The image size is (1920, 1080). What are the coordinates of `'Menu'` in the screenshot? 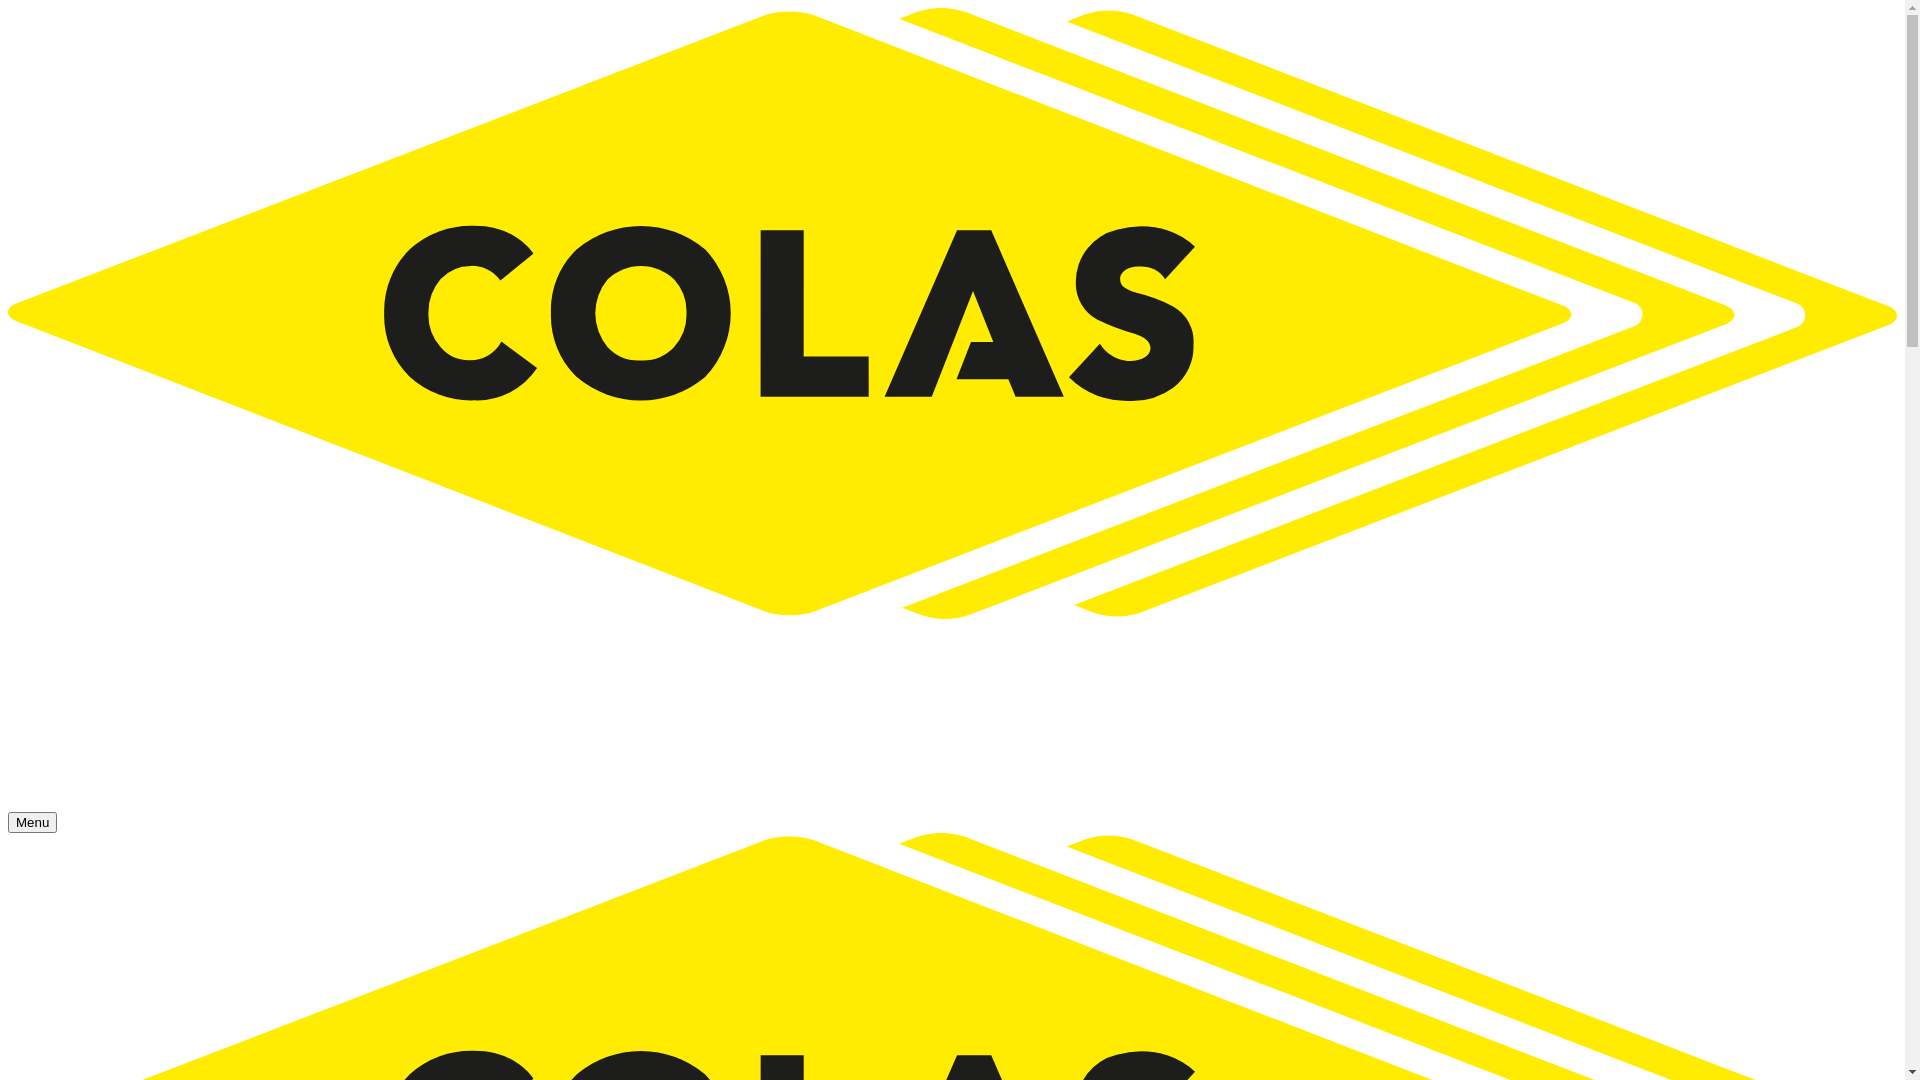 It's located at (32, 822).